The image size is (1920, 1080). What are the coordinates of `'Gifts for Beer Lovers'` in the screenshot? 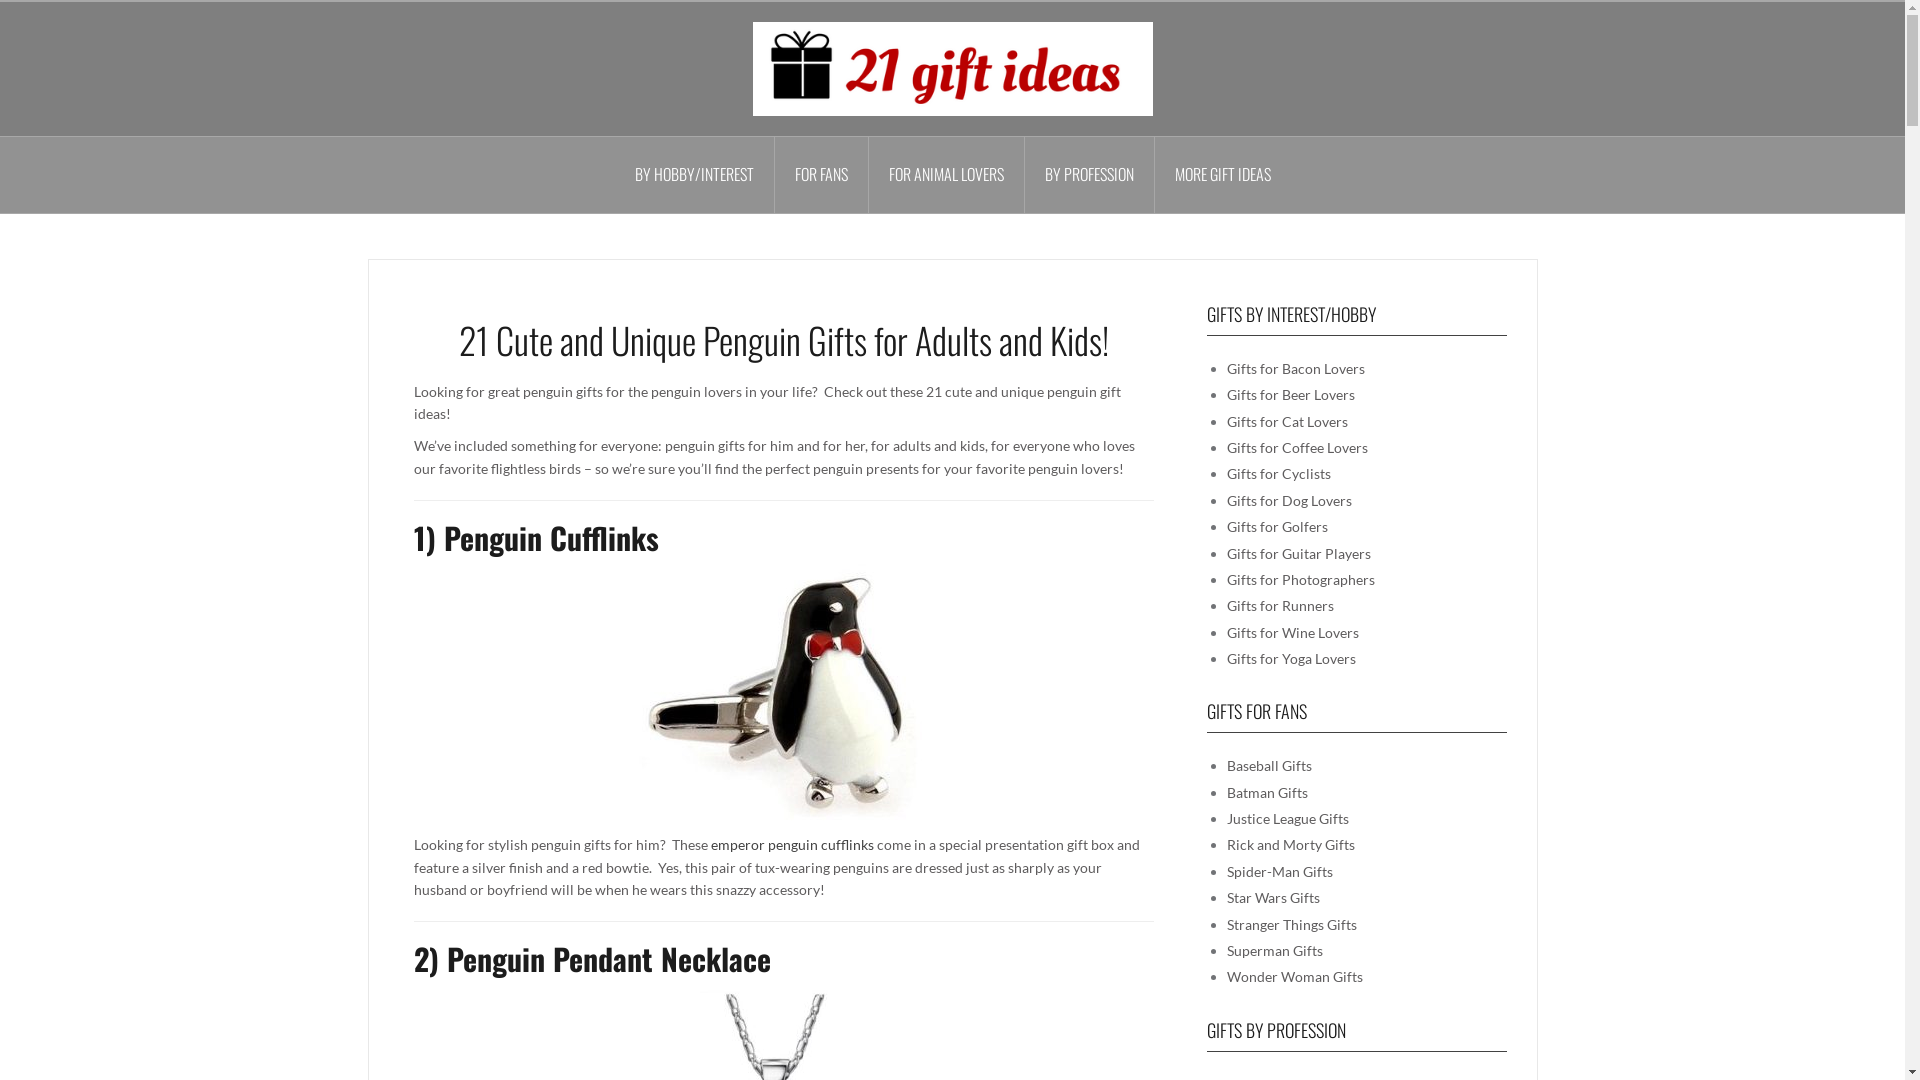 It's located at (1224, 394).